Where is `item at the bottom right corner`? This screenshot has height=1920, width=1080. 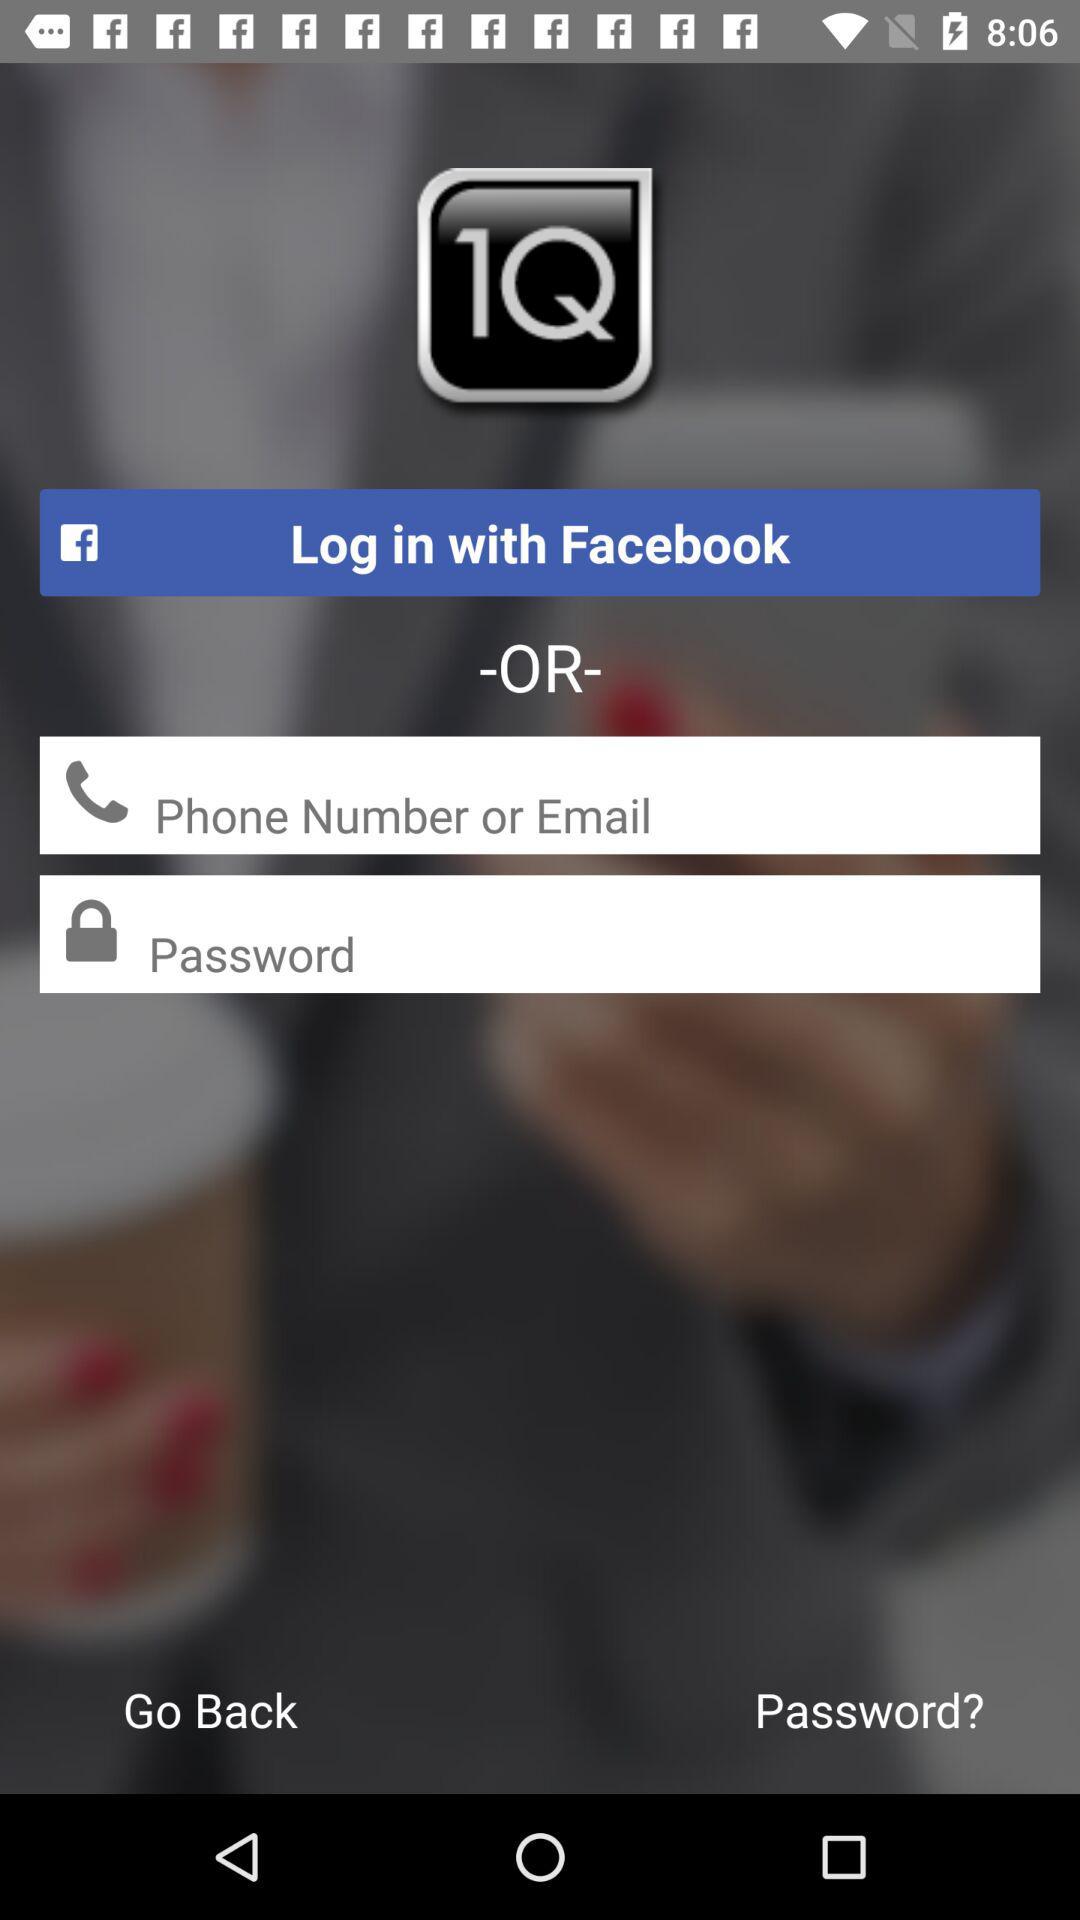 item at the bottom right corner is located at coordinates (868, 1708).